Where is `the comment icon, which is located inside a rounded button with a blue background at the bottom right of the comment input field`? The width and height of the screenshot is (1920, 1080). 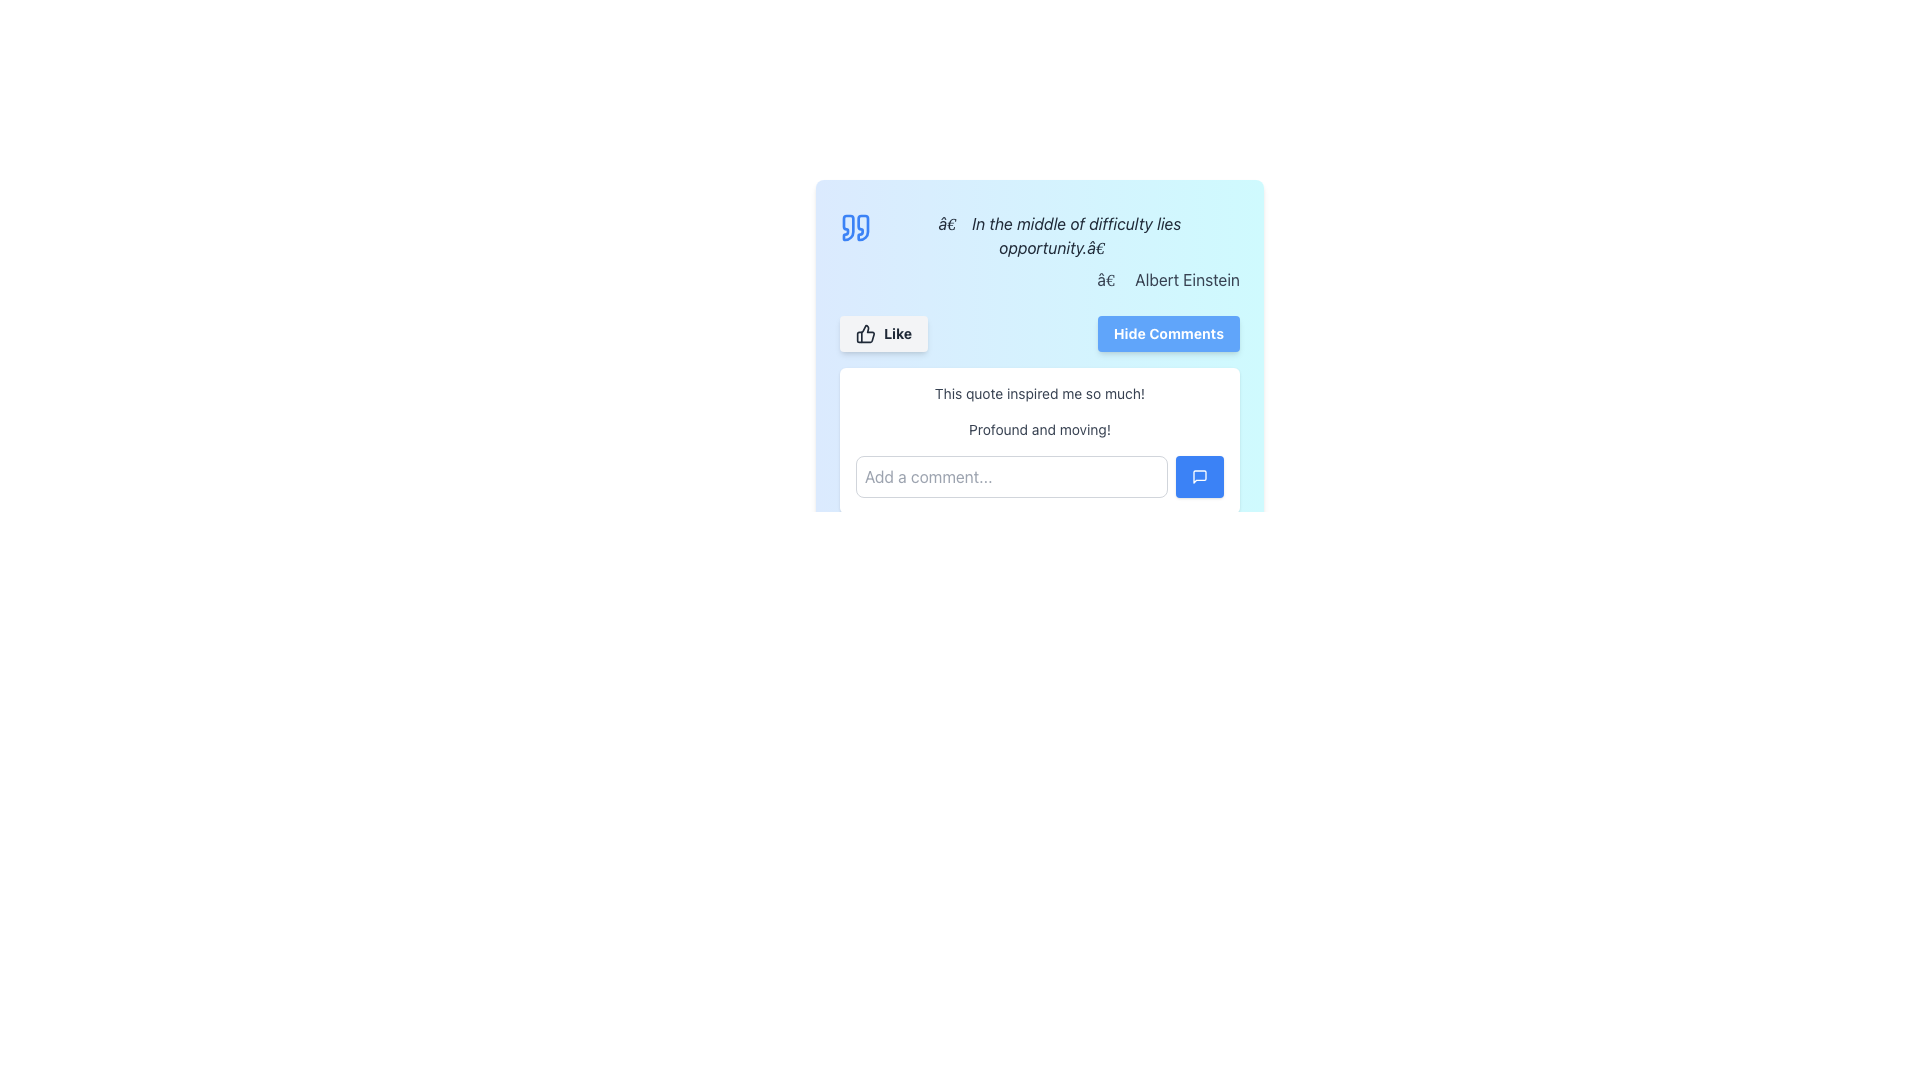
the comment icon, which is located inside a rounded button with a blue background at the bottom right of the comment input field is located at coordinates (1200, 477).